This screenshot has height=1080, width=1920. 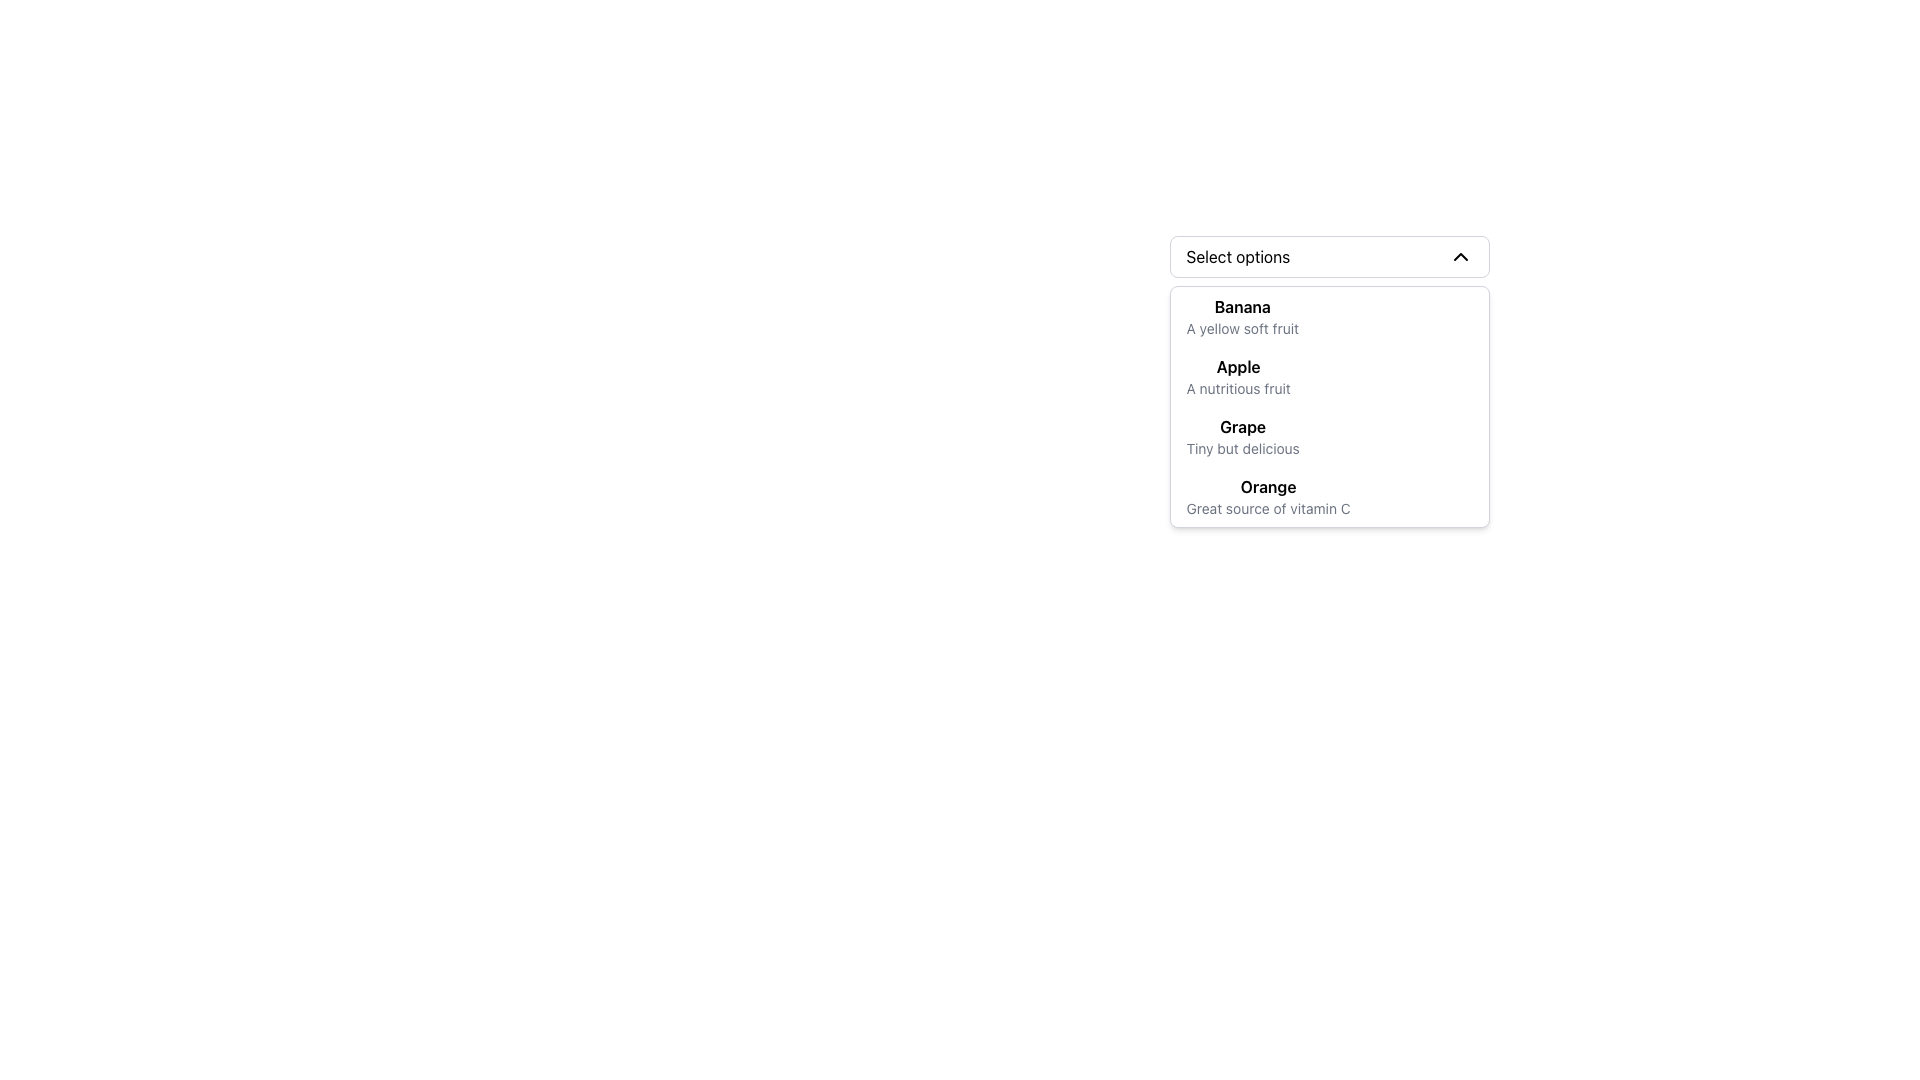 What do you see at coordinates (1460, 256) in the screenshot?
I see `the chevron-up icon, which is a thin black outlined triangular arrowhead shape located at the far-right of the 'Select options' dropdown button area` at bounding box center [1460, 256].